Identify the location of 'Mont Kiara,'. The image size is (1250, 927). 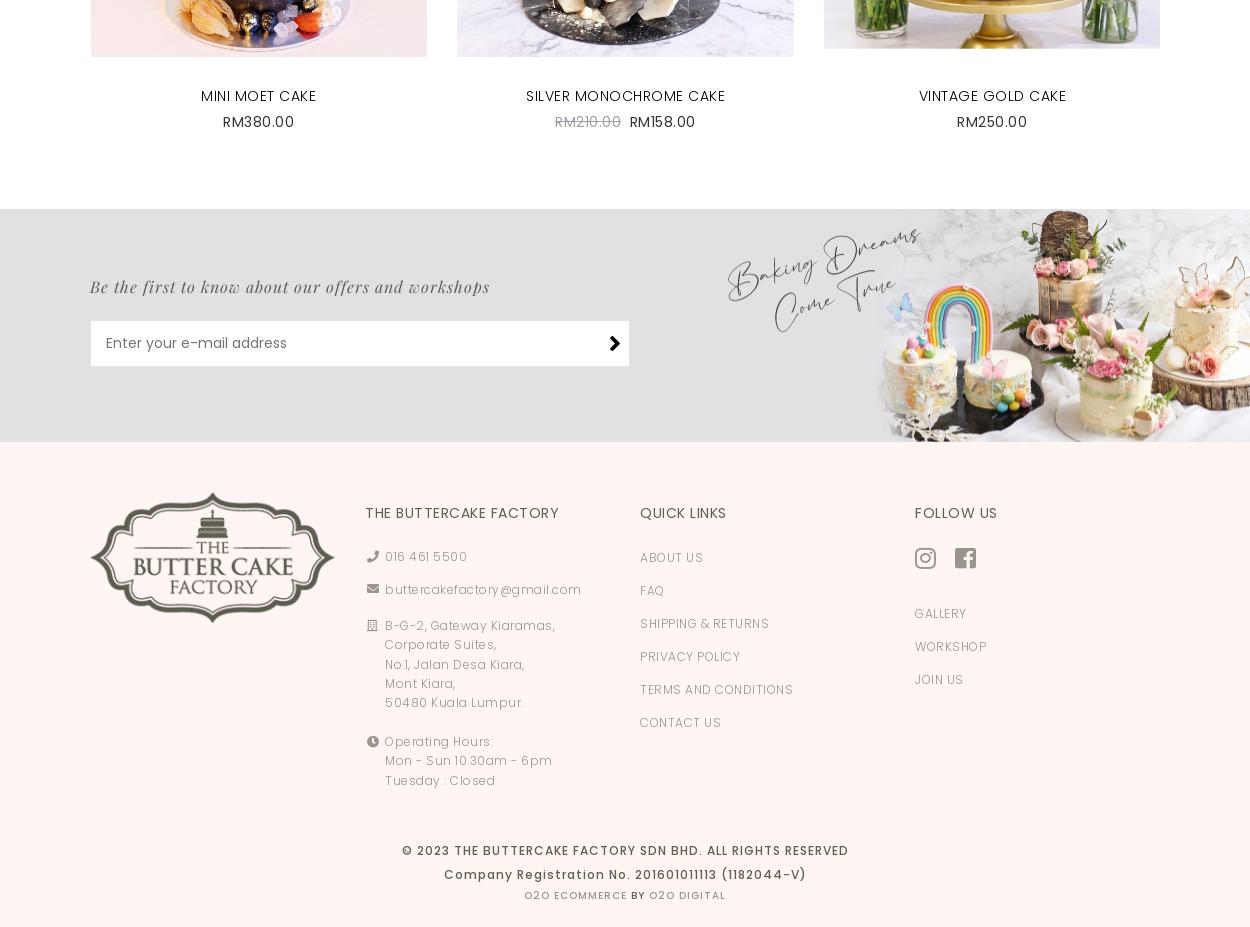
(420, 681).